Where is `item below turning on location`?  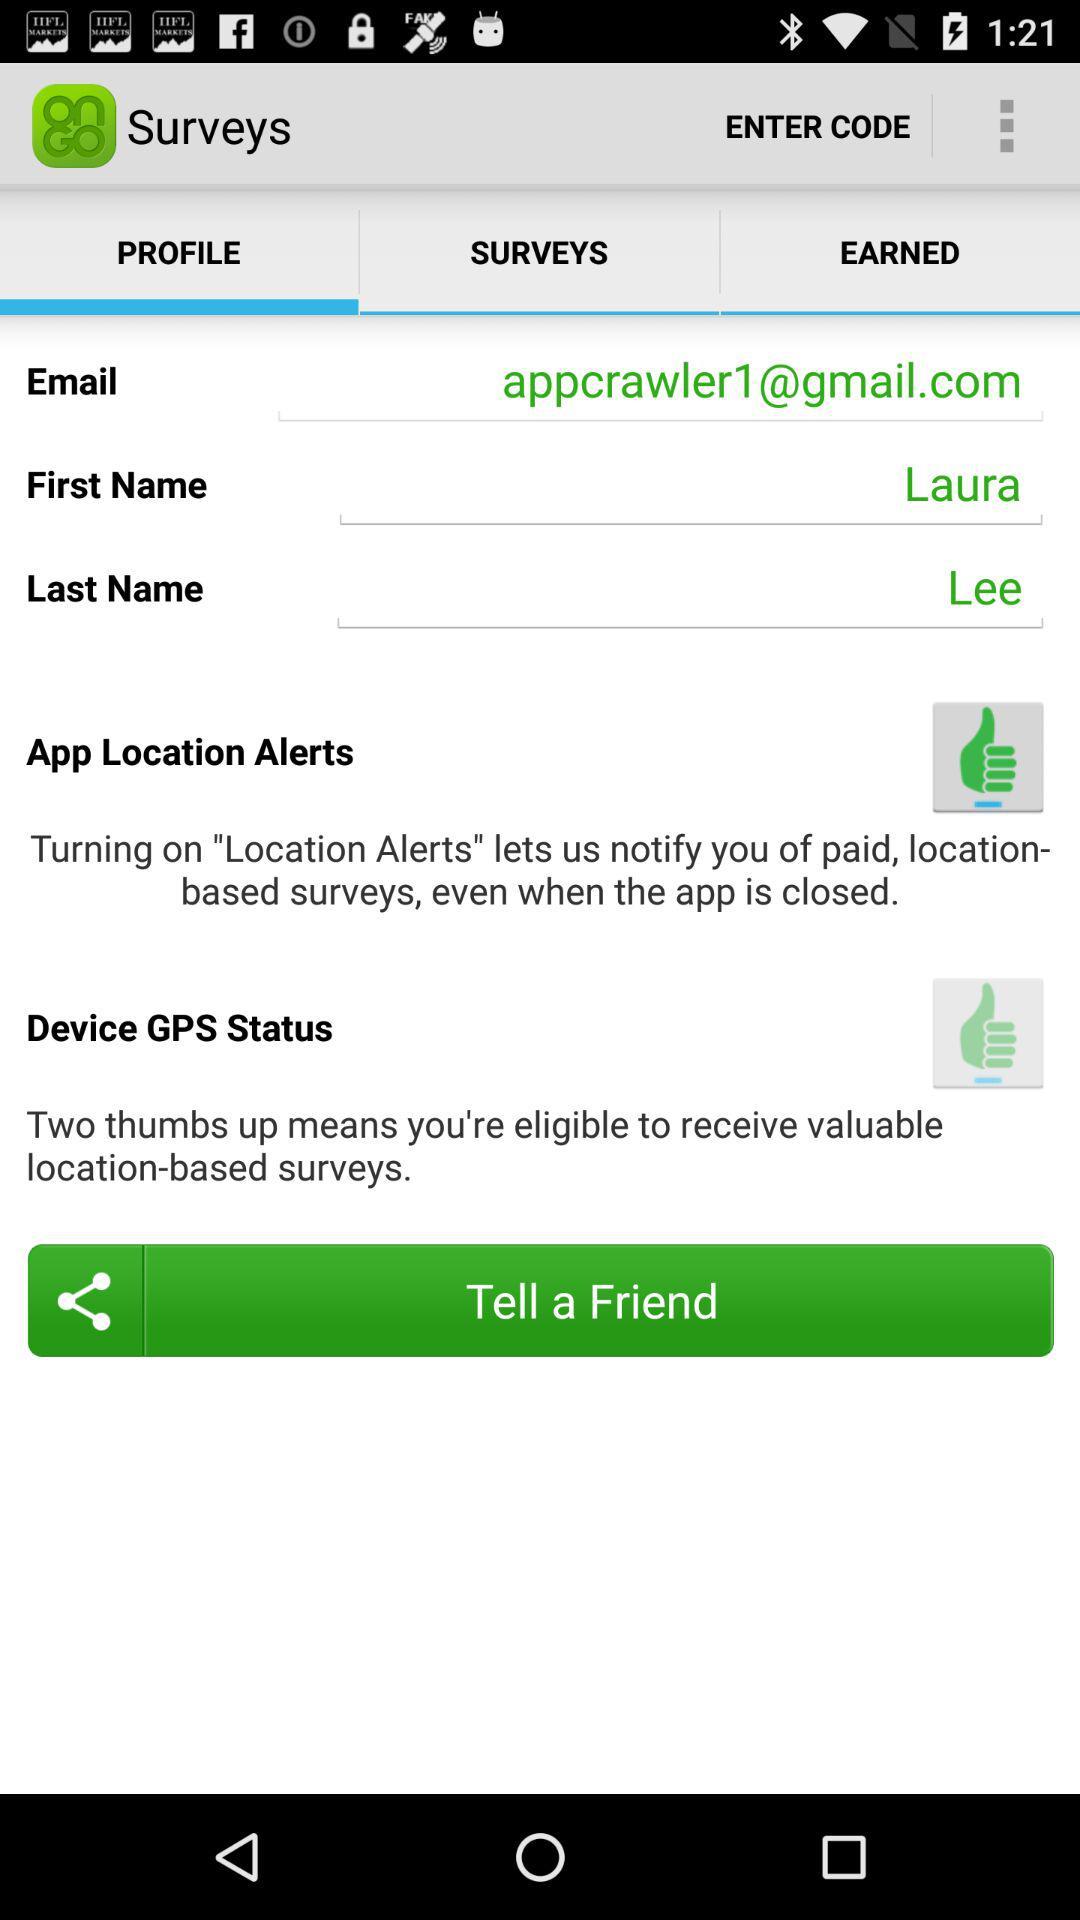
item below turning on location is located at coordinates (987, 1033).